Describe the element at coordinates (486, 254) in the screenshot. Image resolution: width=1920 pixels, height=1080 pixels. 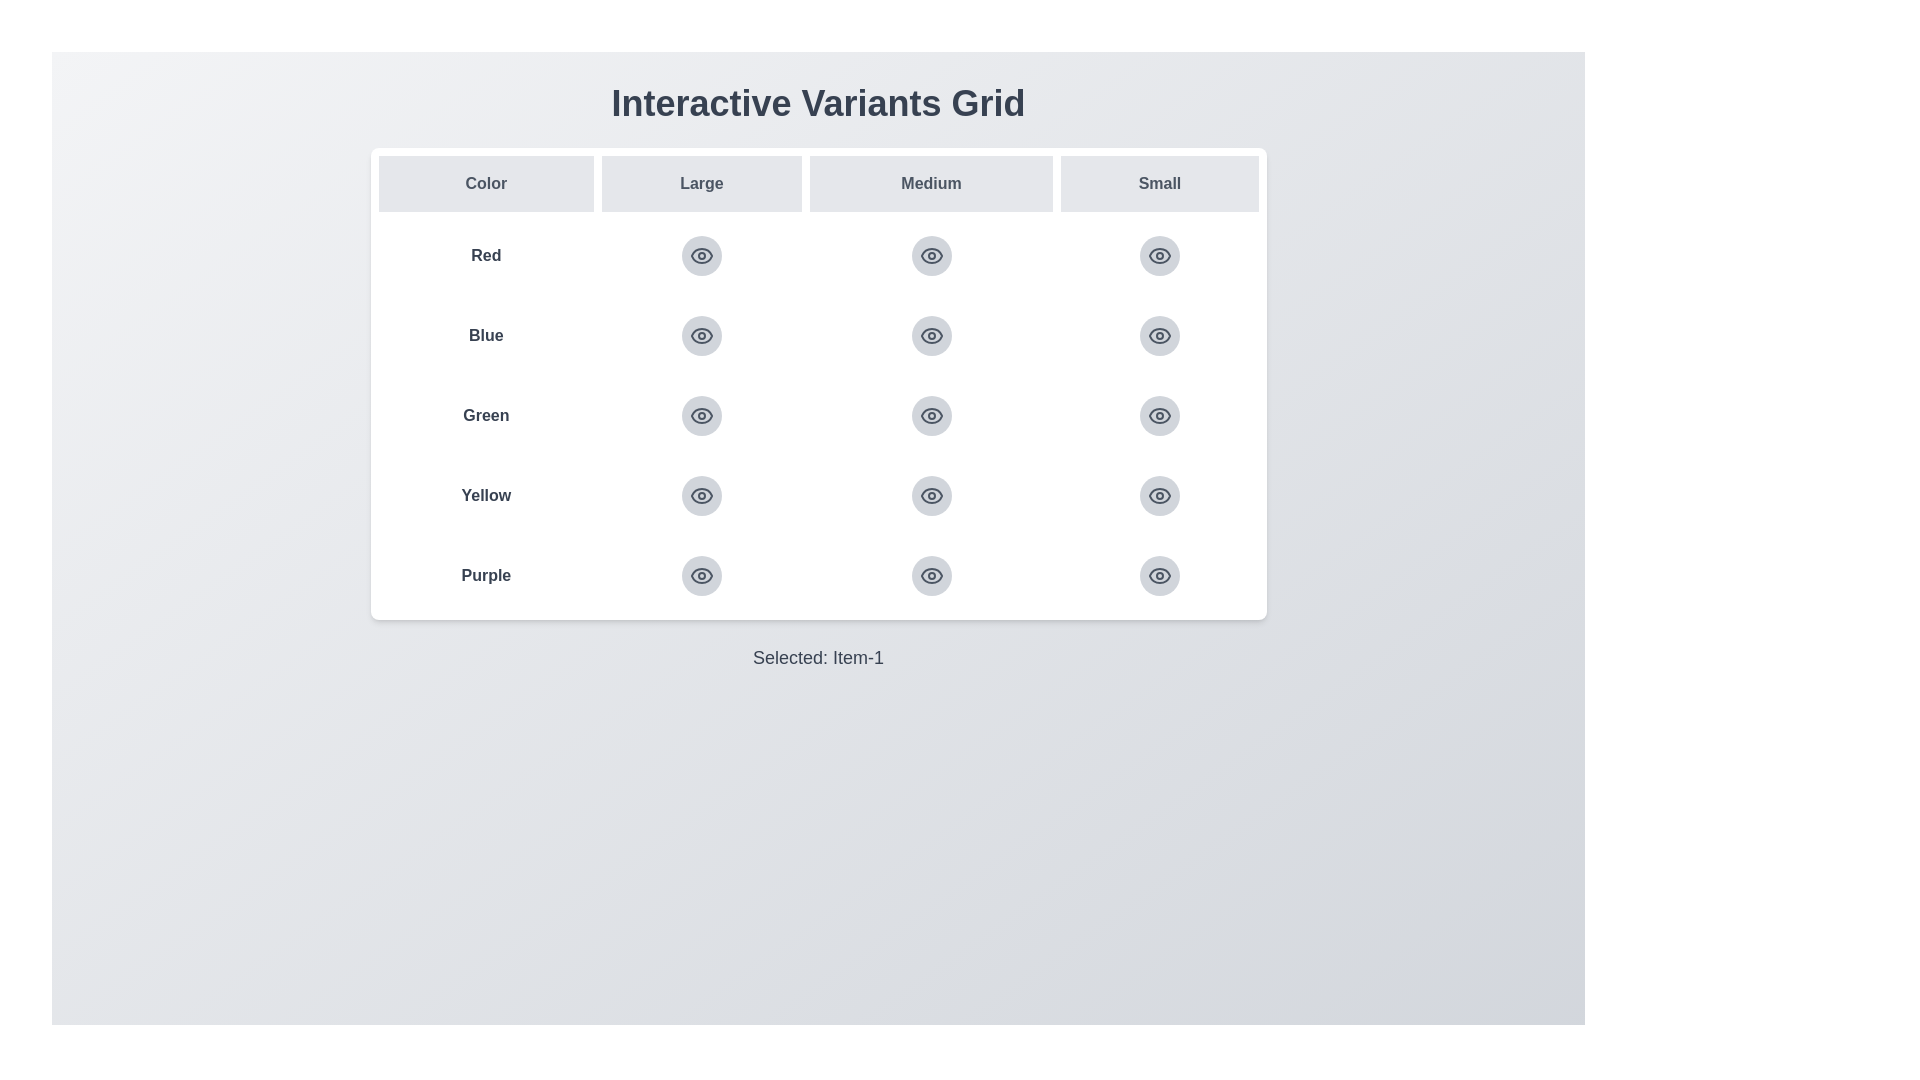
I see `the bold gray textual label displaying 'Red' located in the first row and first column under the 'Color' column heading` at that location.